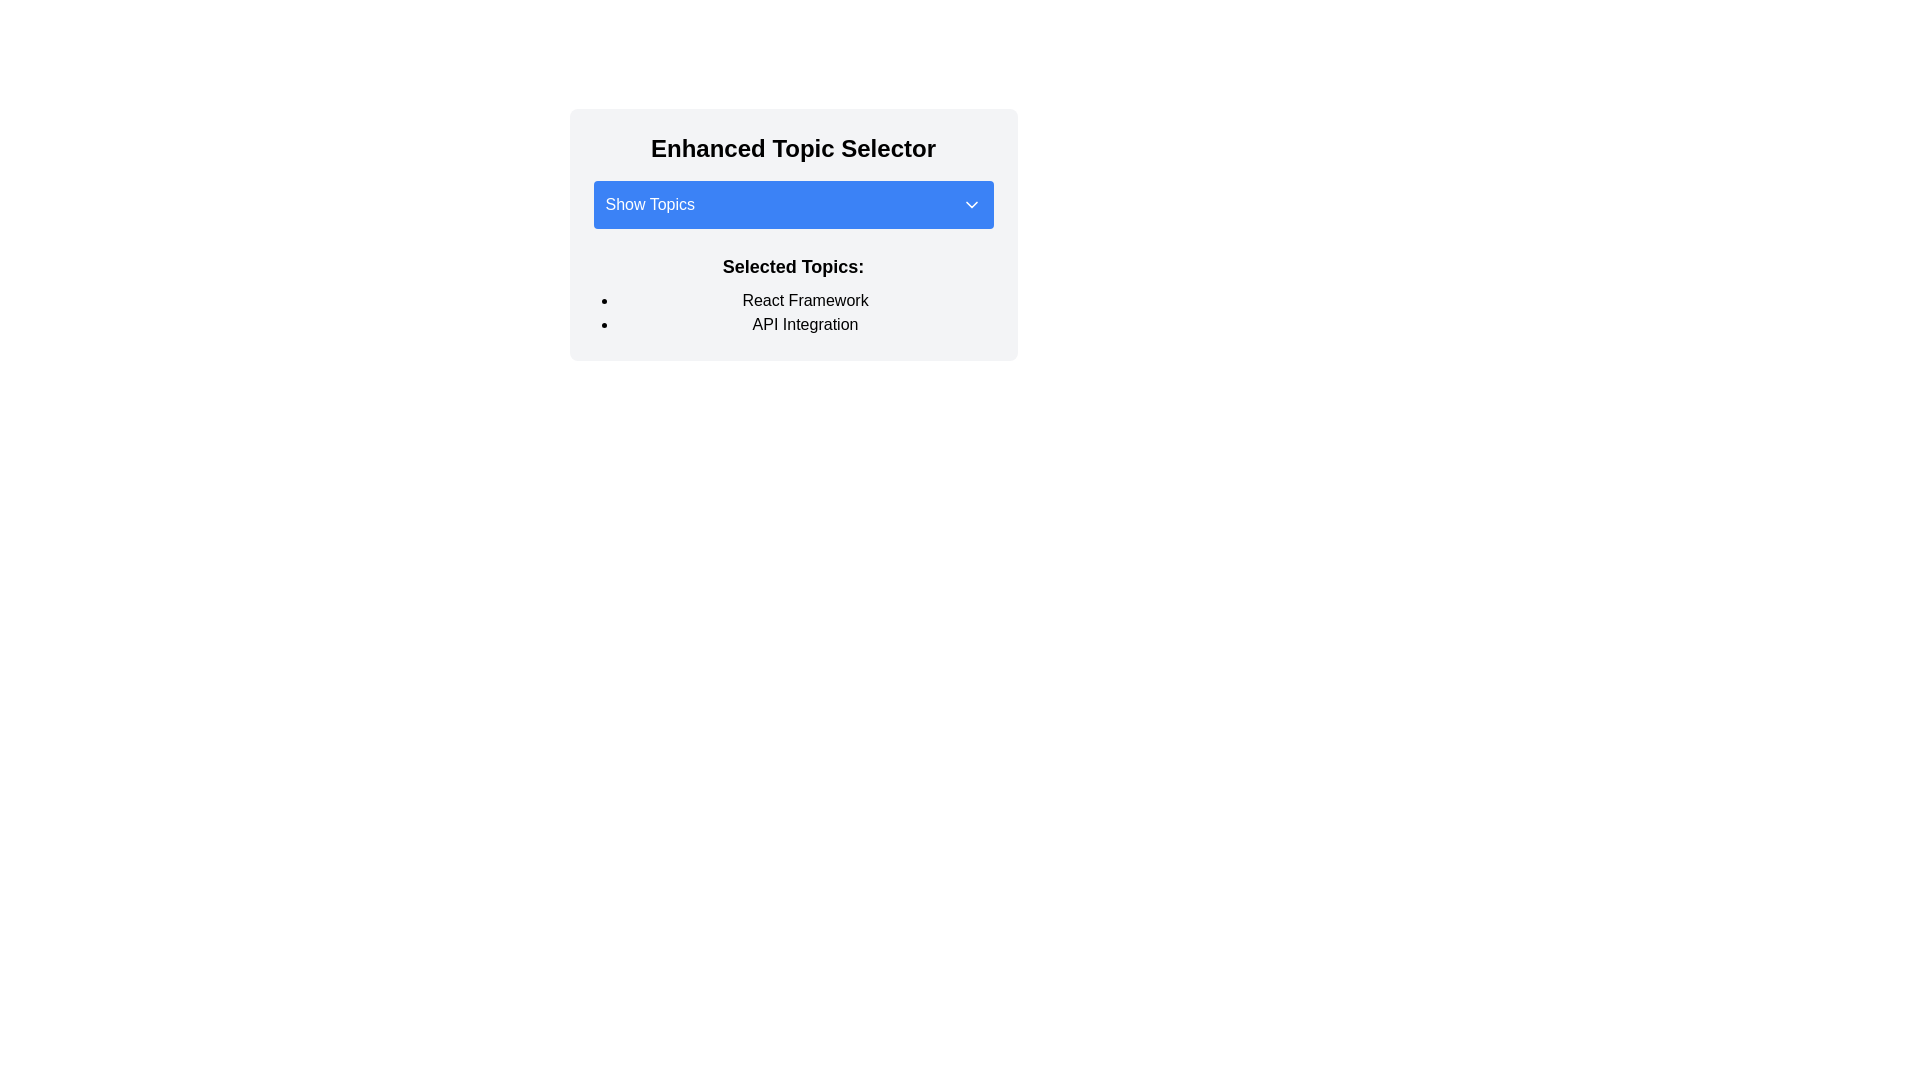  What do you see at coordinates (792, 265) in the screenshot?
I see `the text label indicating the purpose of the subsequent list of selected topics, located below the 'Show Topics' dropdown button` at bounding box center [792, 265].